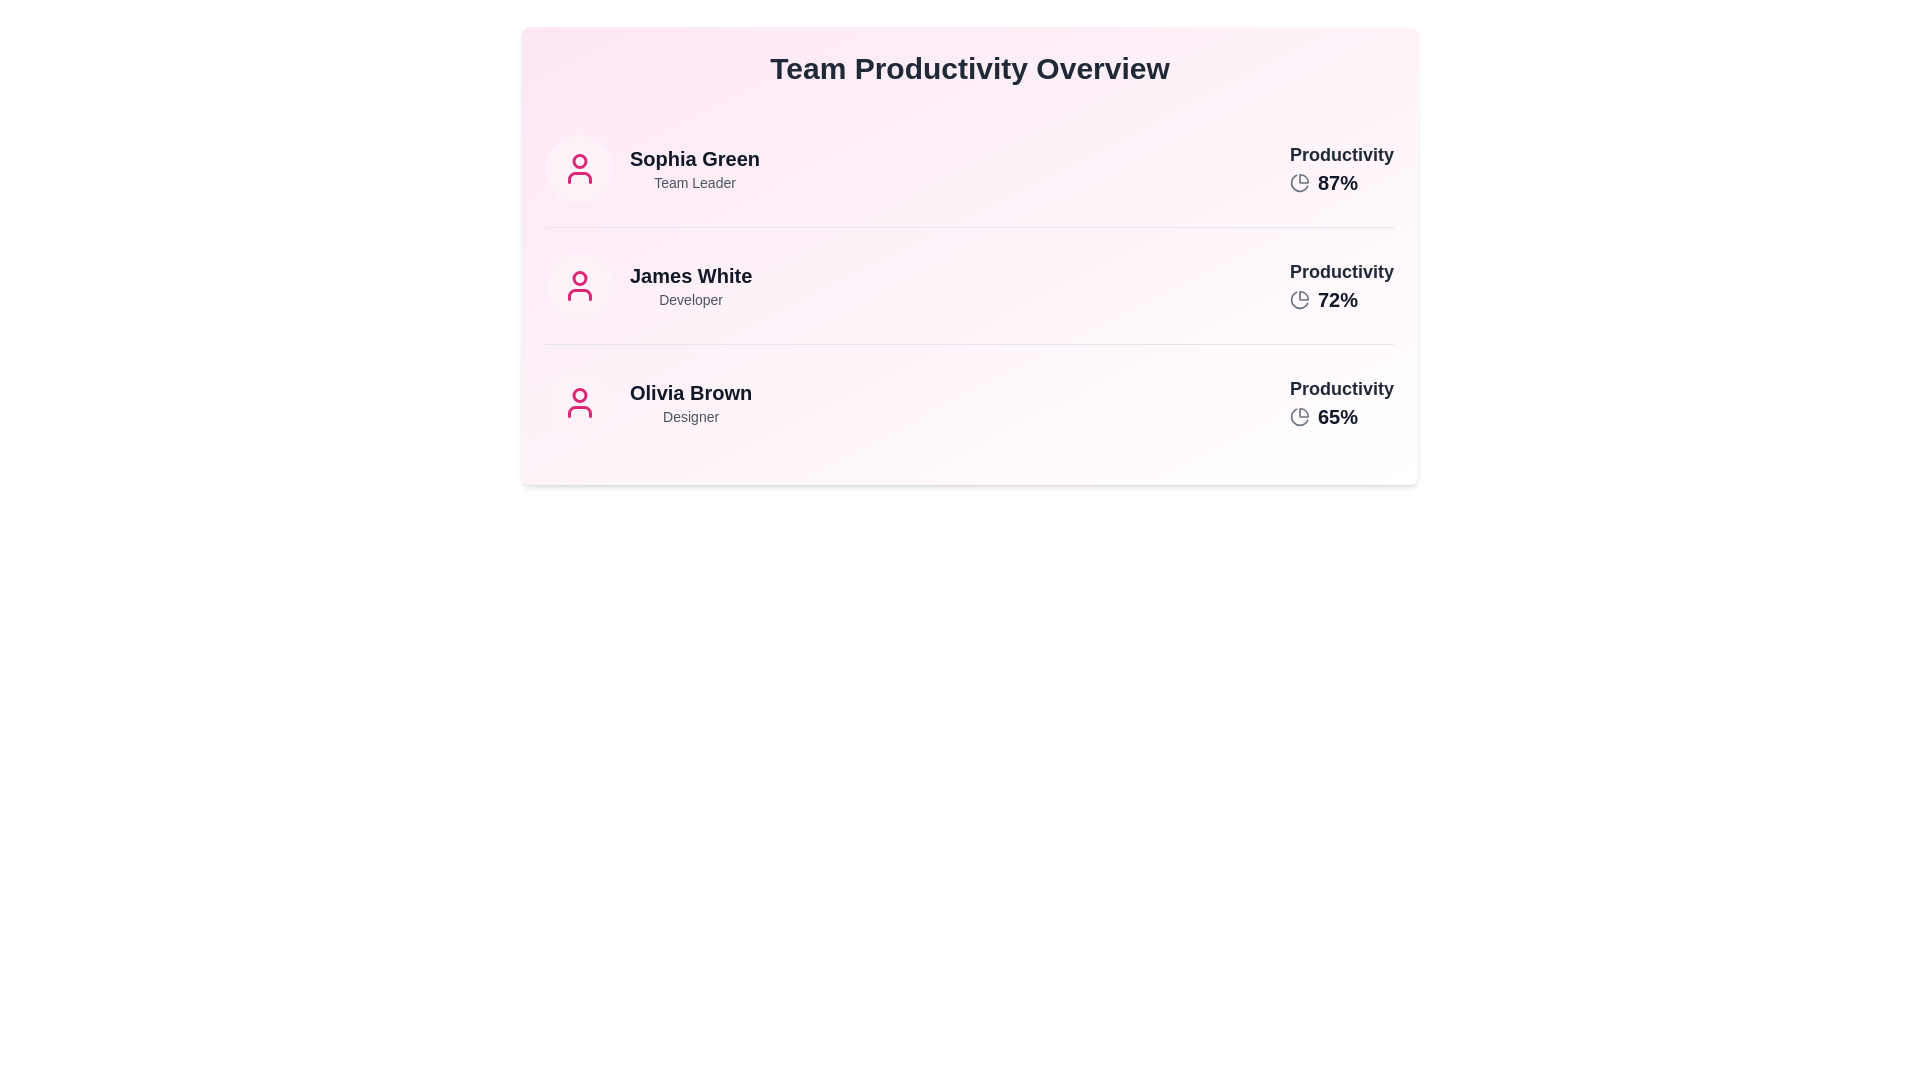  I want to click on the user profile card positioned between 'Sophia Green' and 'Olivia Brown' in the vertical list of user profile badges, so click(649, 285).